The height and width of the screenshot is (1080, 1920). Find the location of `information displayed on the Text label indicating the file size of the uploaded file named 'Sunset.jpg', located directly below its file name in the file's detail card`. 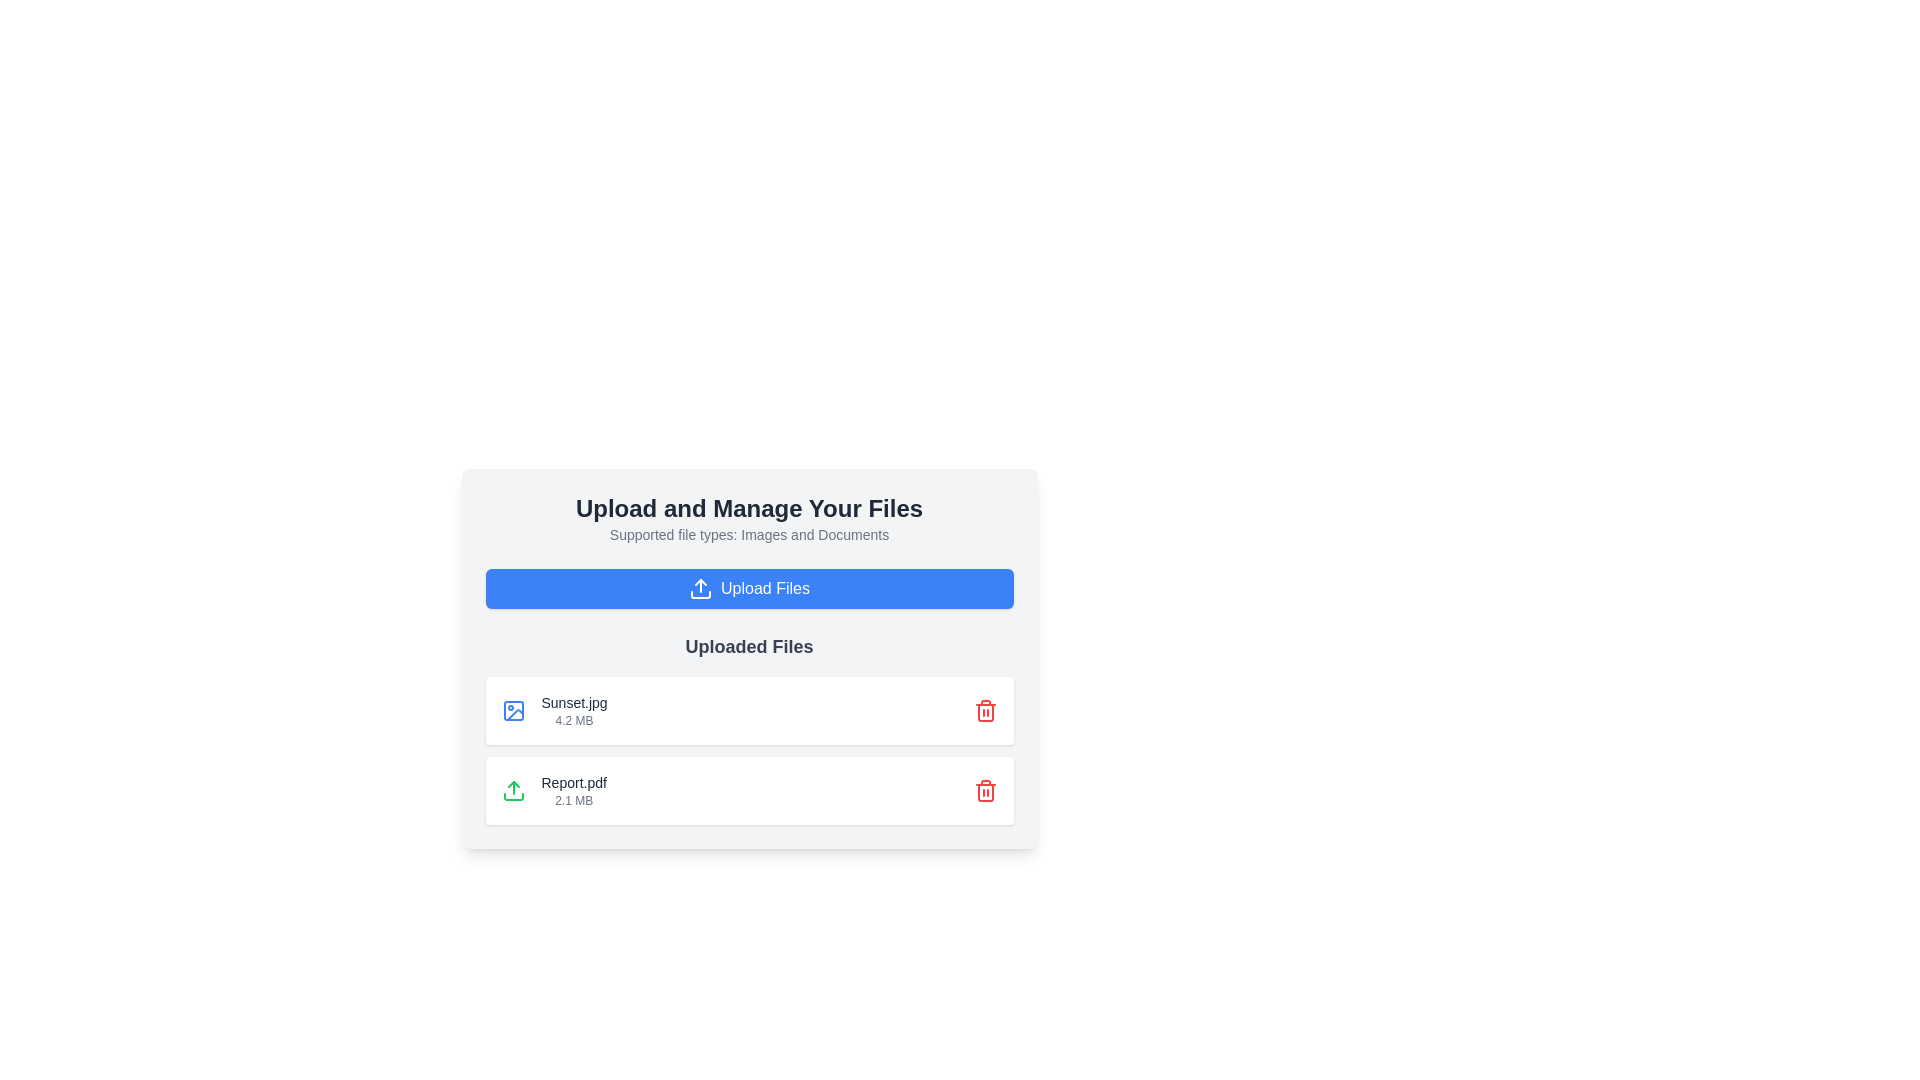

information displayed on the Text label indicating the file size of the uploaded file named 'Sunset.jpg', located directly below its file name in the file's detail card is located at coordinates (573, 721).